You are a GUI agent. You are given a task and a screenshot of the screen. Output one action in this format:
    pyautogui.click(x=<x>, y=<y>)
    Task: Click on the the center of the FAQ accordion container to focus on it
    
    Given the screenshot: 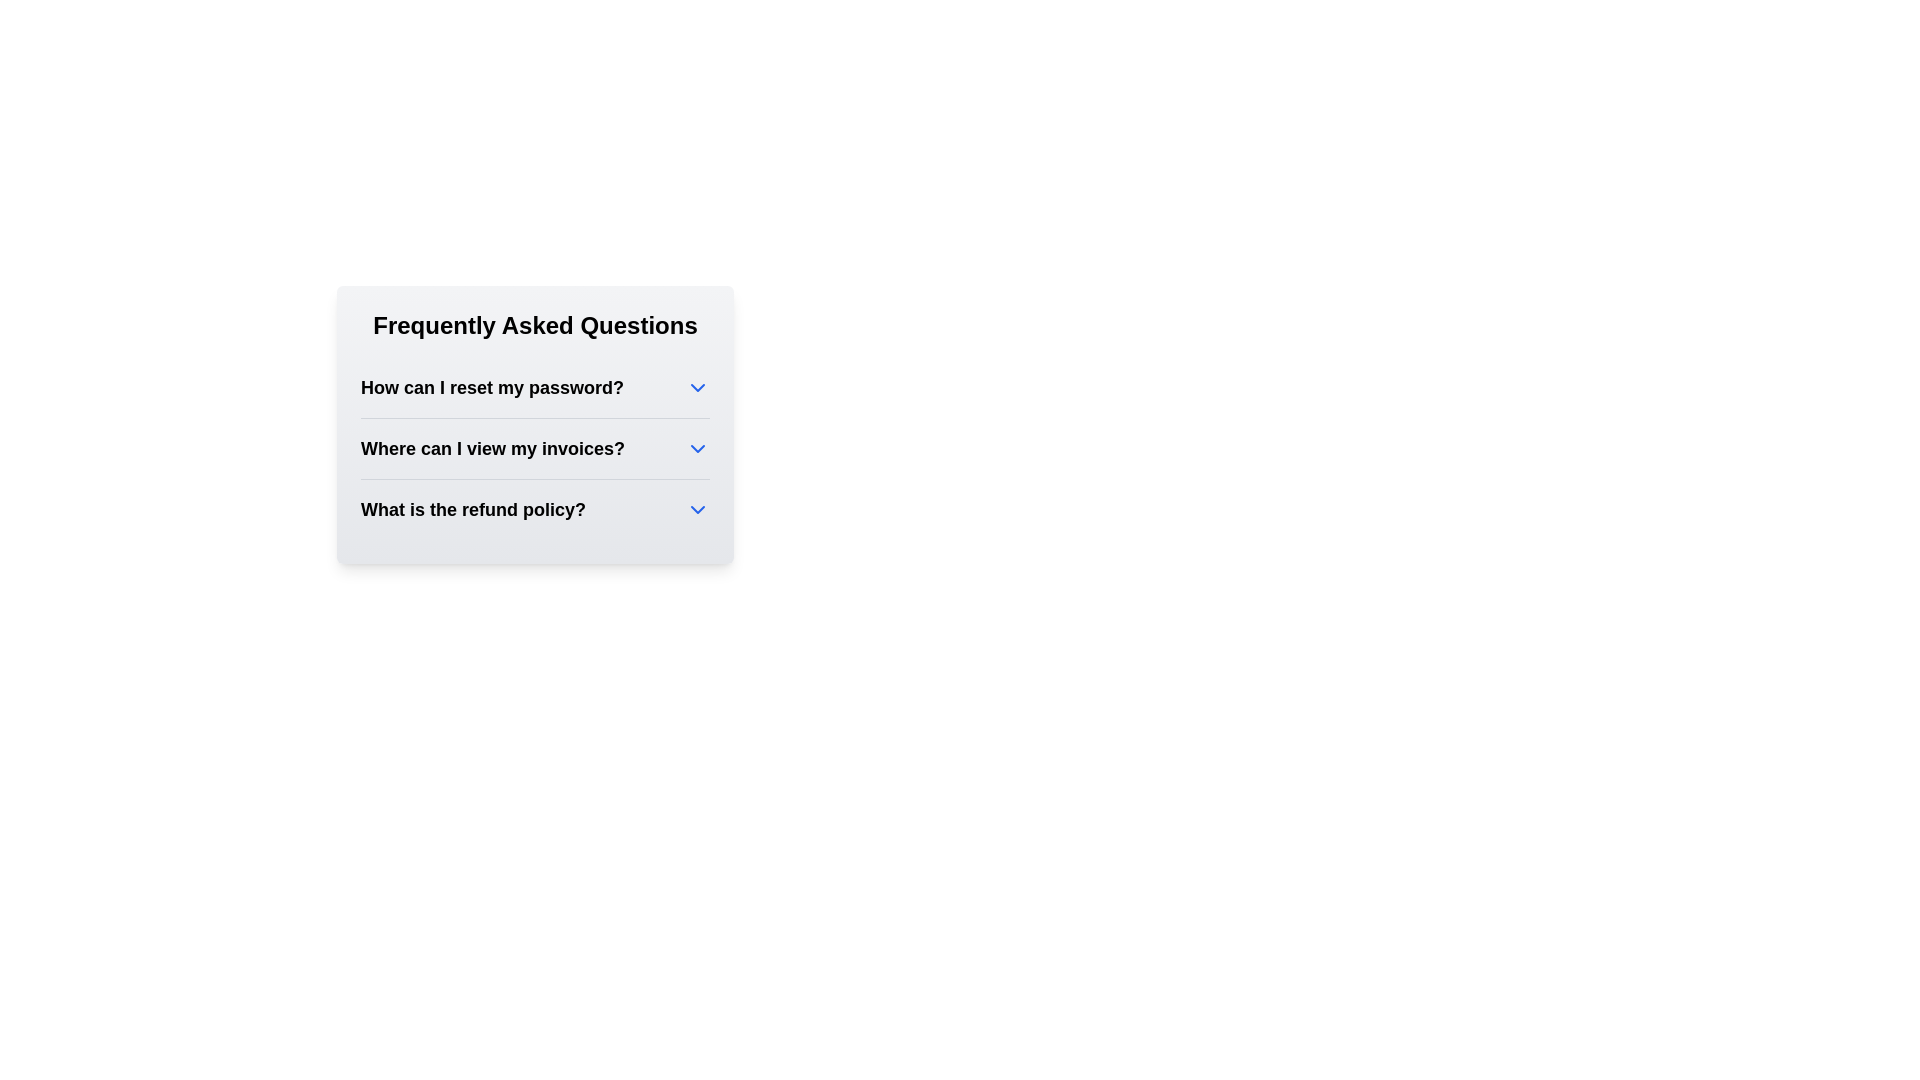 What is the action you would take?
    pyautogui.click(x=535, y=423)
    